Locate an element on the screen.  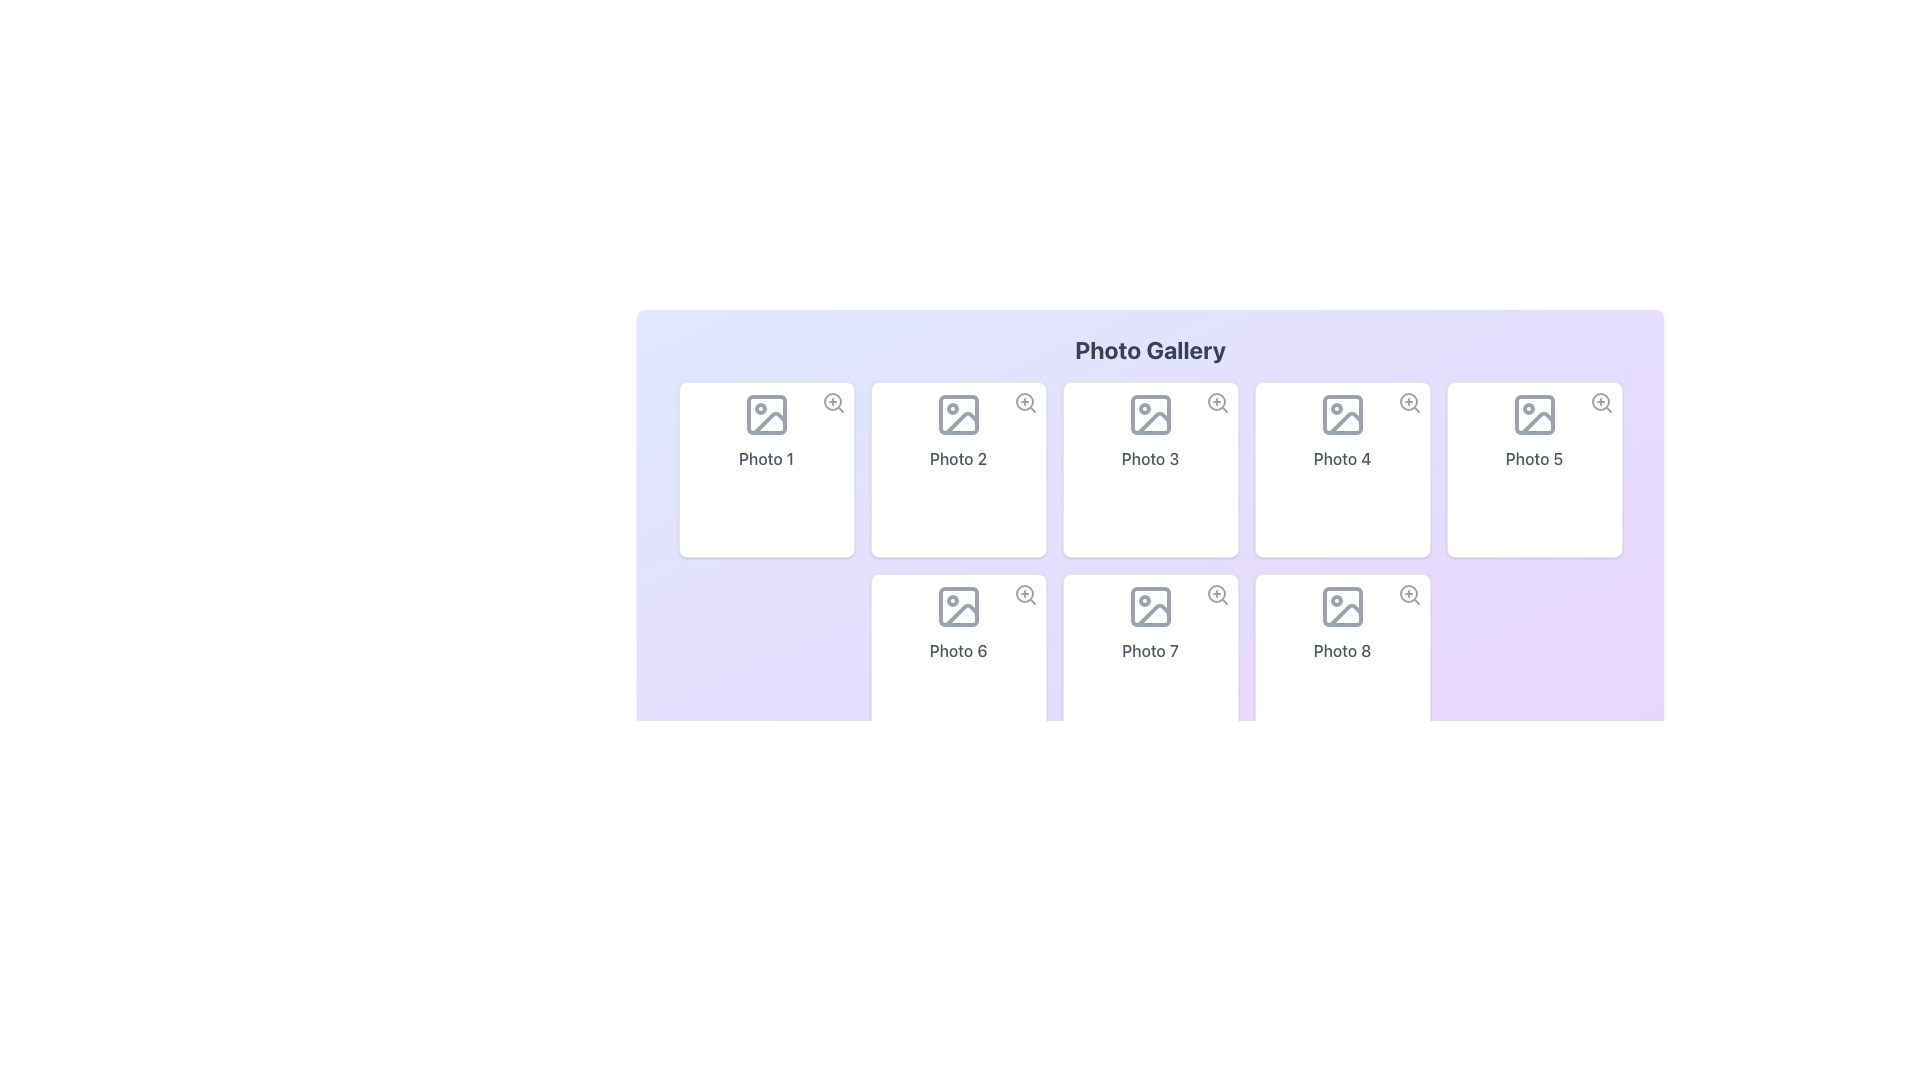
the zoom-in button located at the top-right corner of the 'Photo 5' card is located at coordinates (1601, 402).